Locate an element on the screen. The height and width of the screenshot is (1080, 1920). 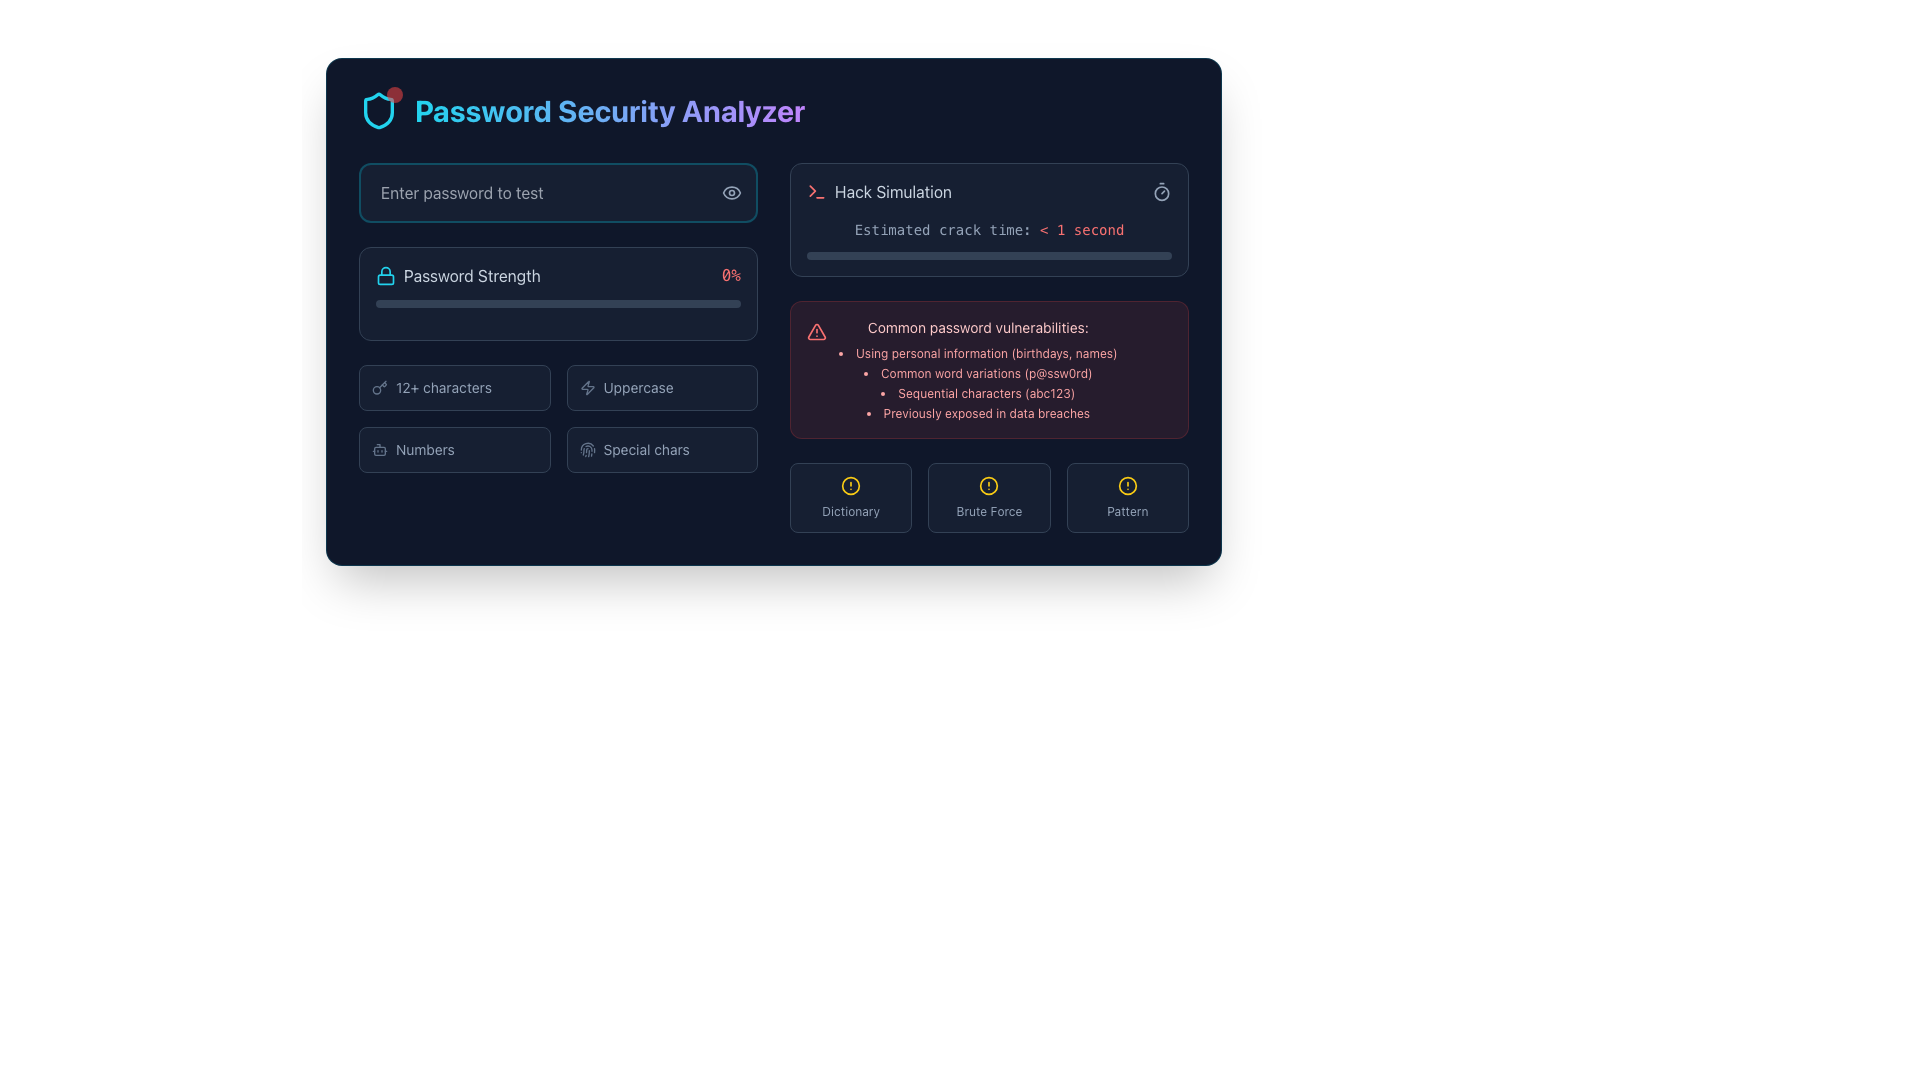
the label with icon indicating the need for passwords to exceed 12 characters, which is located in the top-left section of the password requirements box is located at coordinates (453, 388).